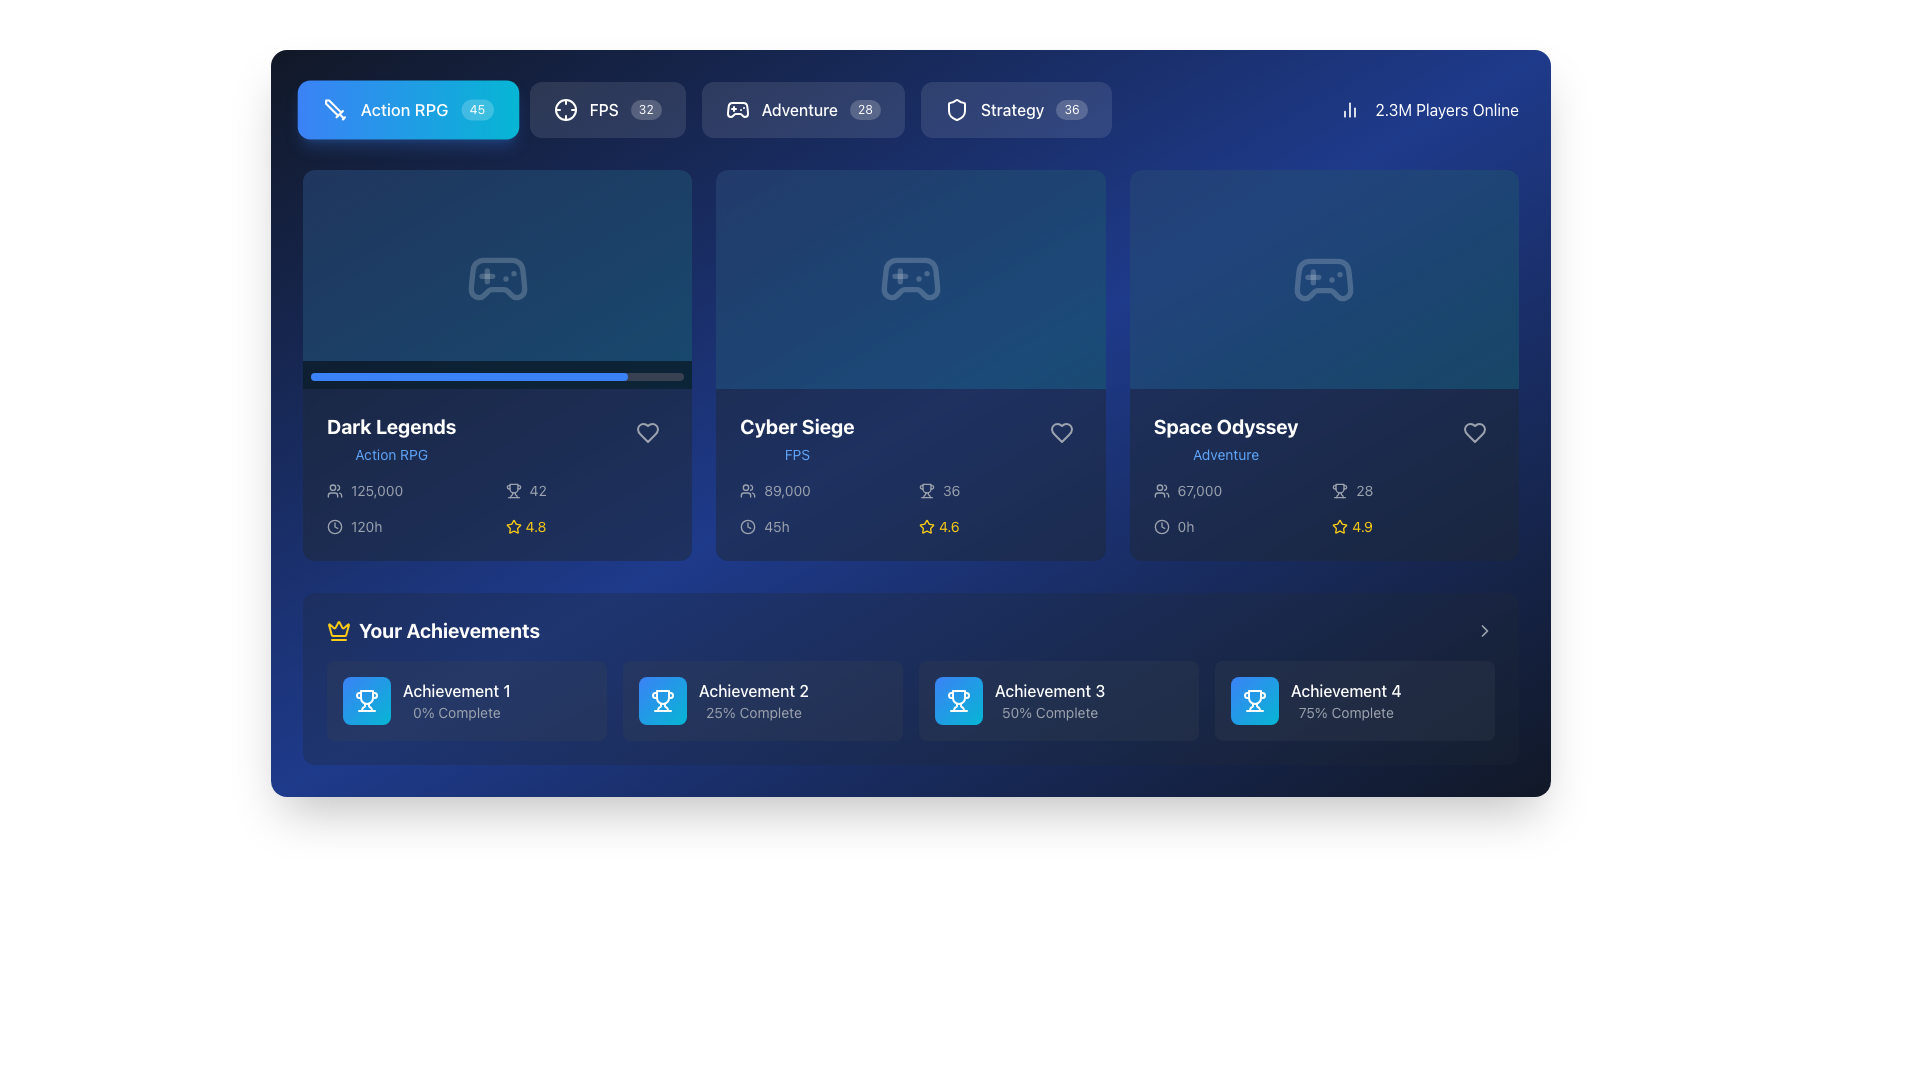  What do you see at coordinates (662, 700) in the screenshot?
I see `the trophy icon, which is an outline style white icon representing an achievement, located in the 'Your Achievements' section within the 'Achievement 2' card` at bounding box center [662, 700].